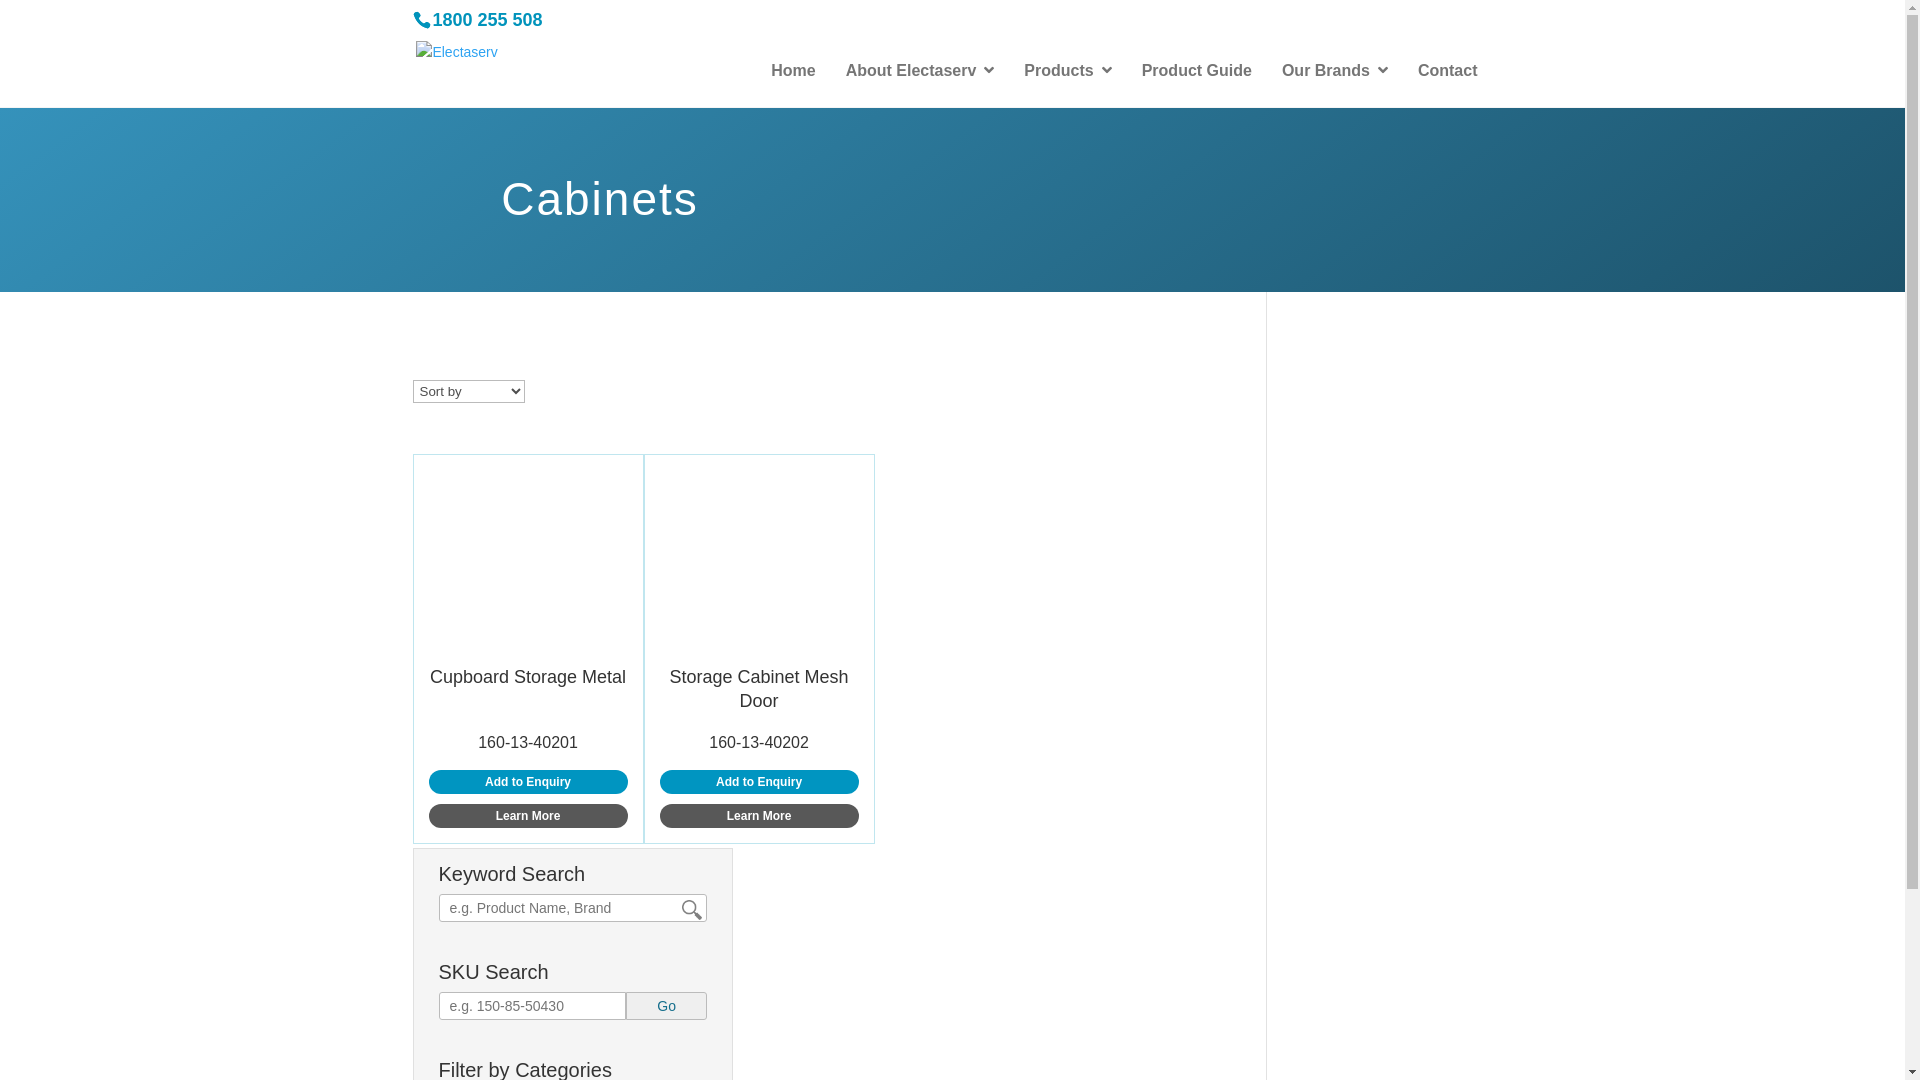 The width and height of the screenshot is (1920, 1080). I want to click on 'Add to Enquiry', so click(758, 781).